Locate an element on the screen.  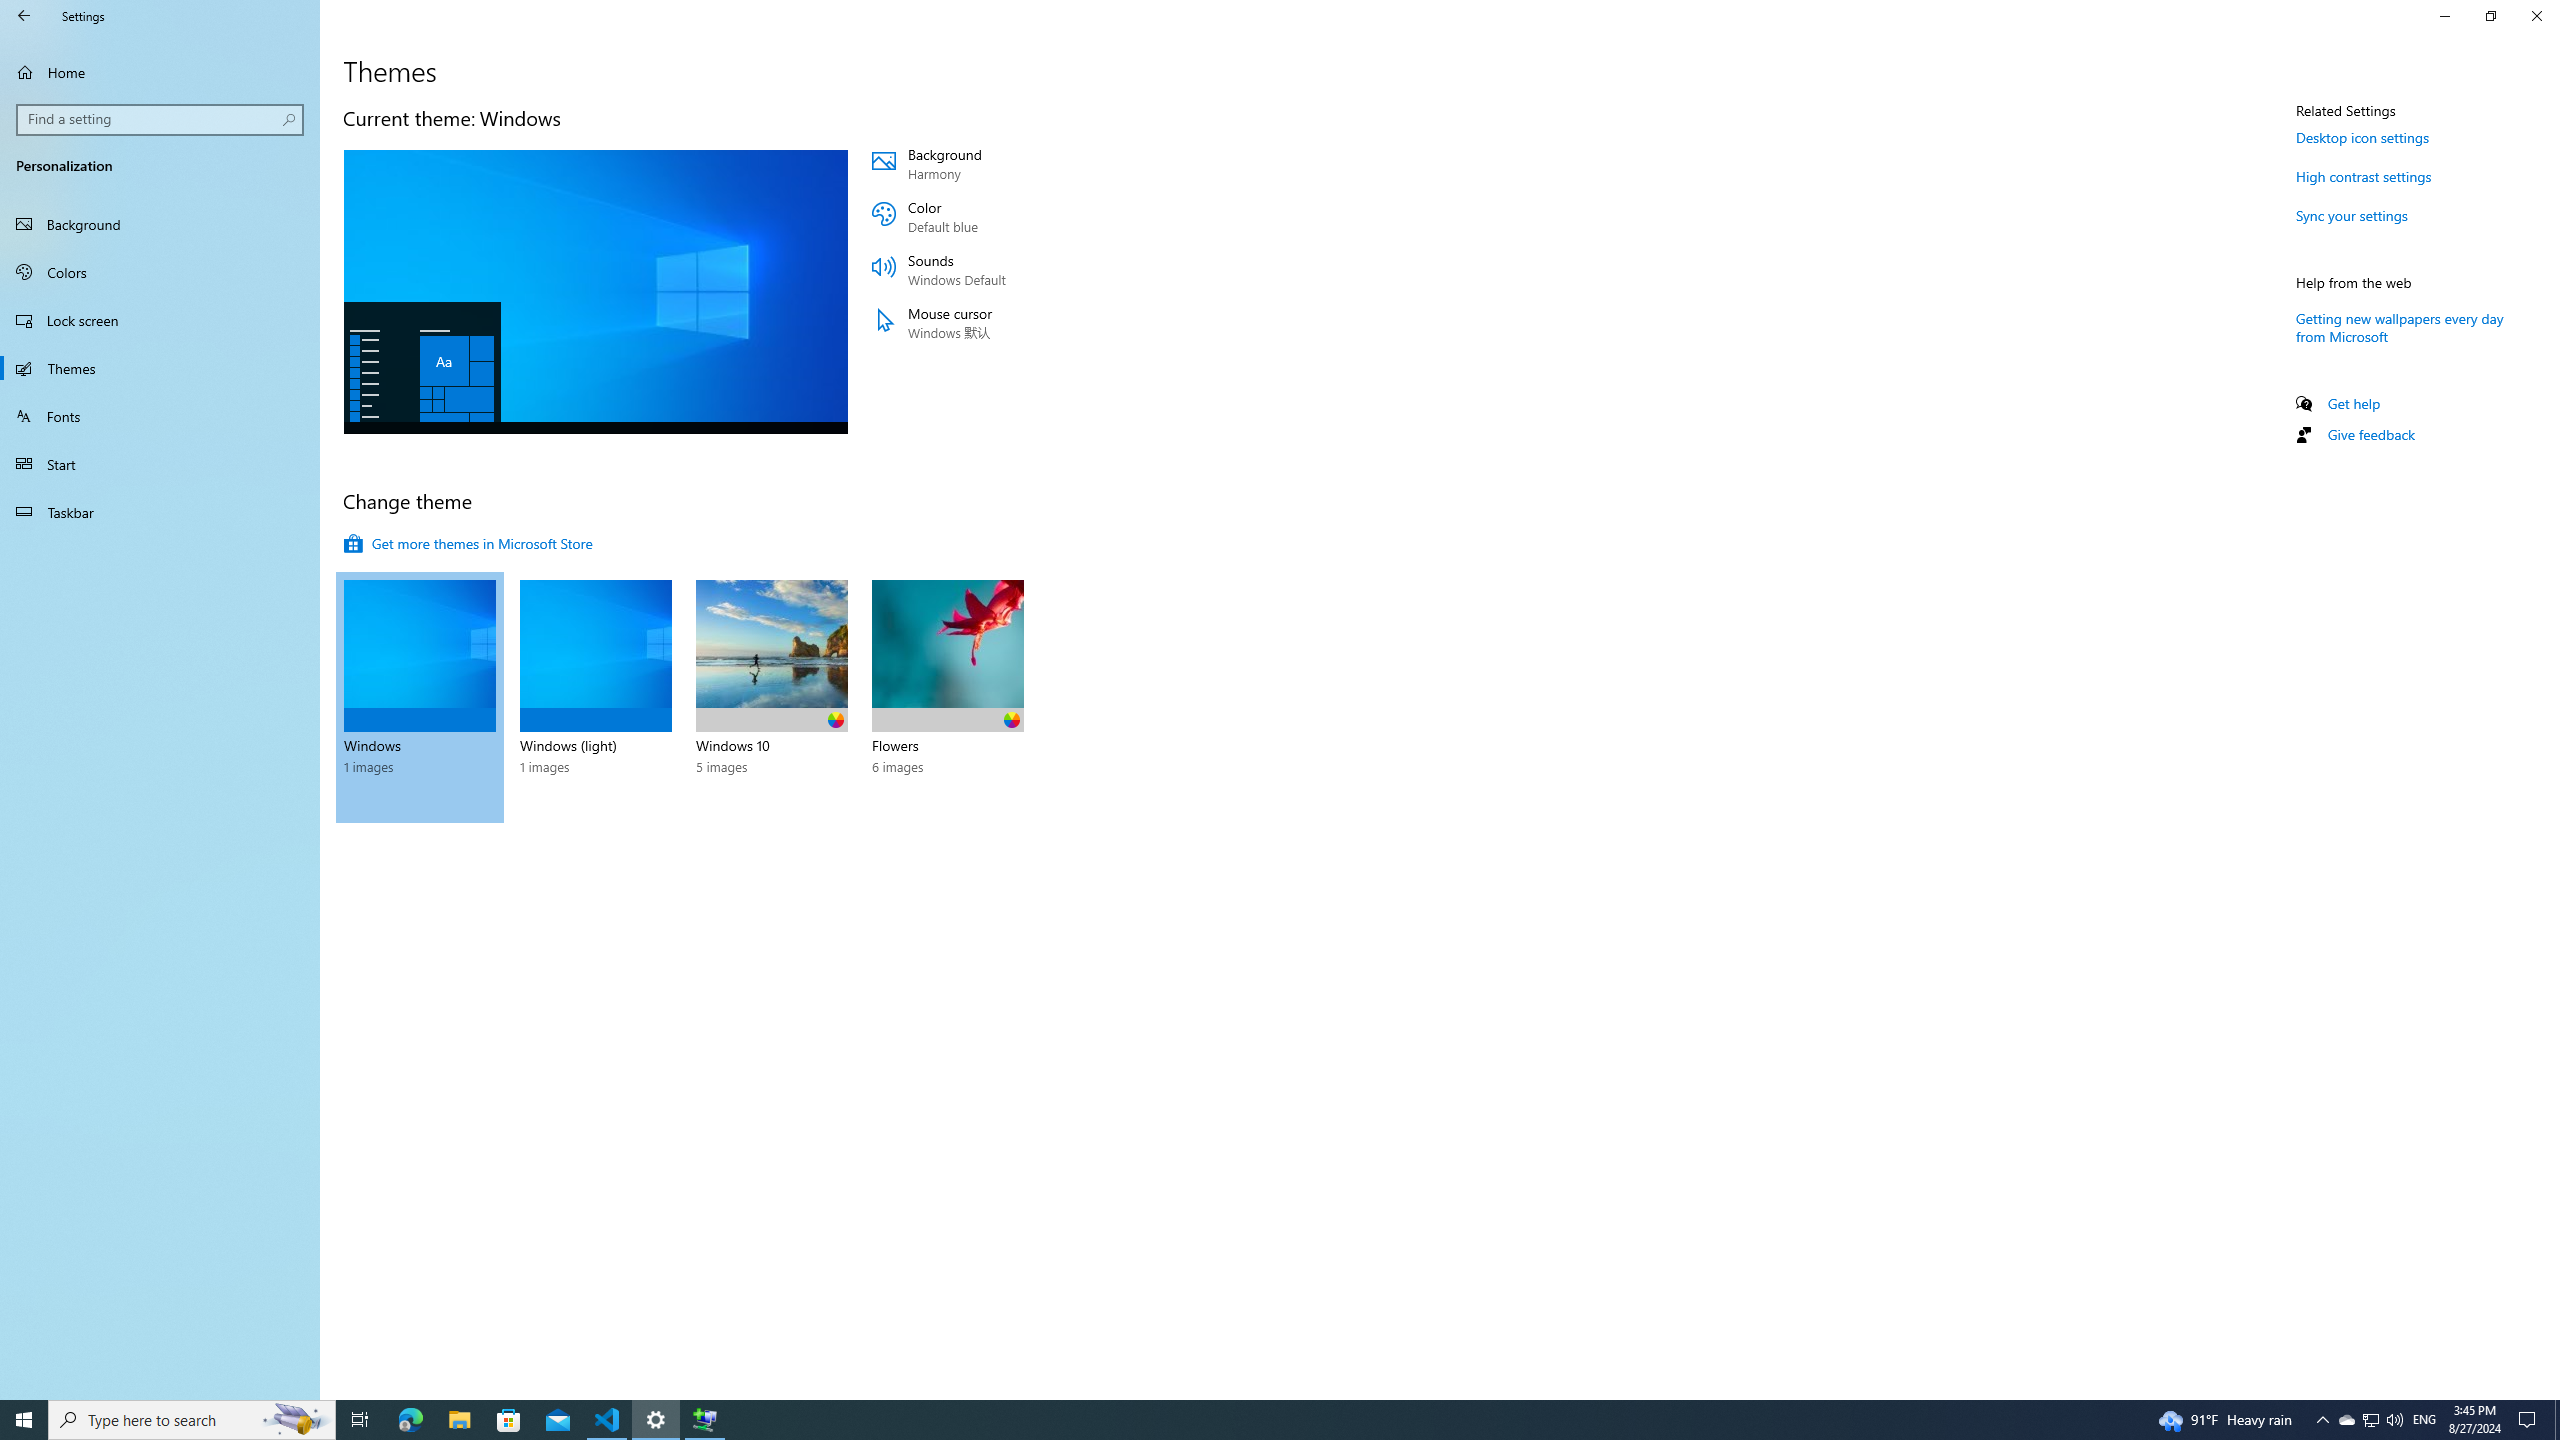
'Back' is located at coordinates (24, 15).